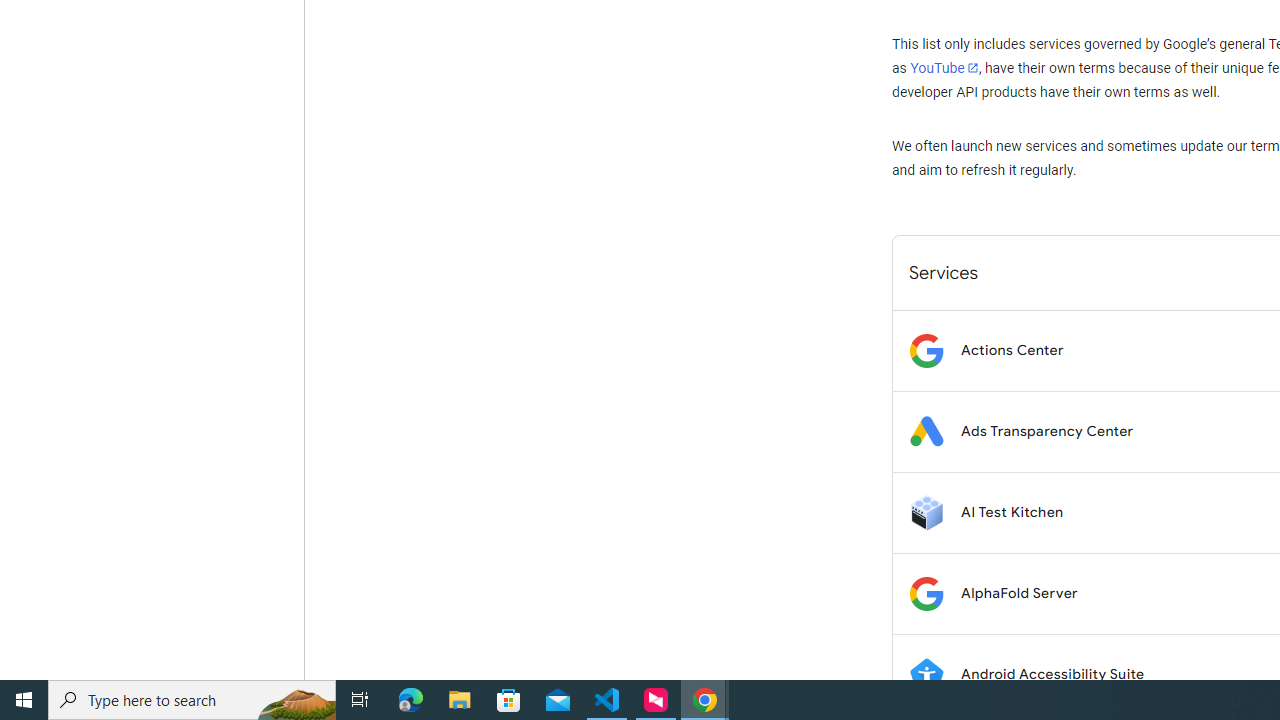 Image resolution: width=1280 pixels, height=720 pixels. What do you see at coordinates (925, 430) in the screenshot?
I see `'Logo for Ads Transparency Center'` at bounding box center [925, 430].